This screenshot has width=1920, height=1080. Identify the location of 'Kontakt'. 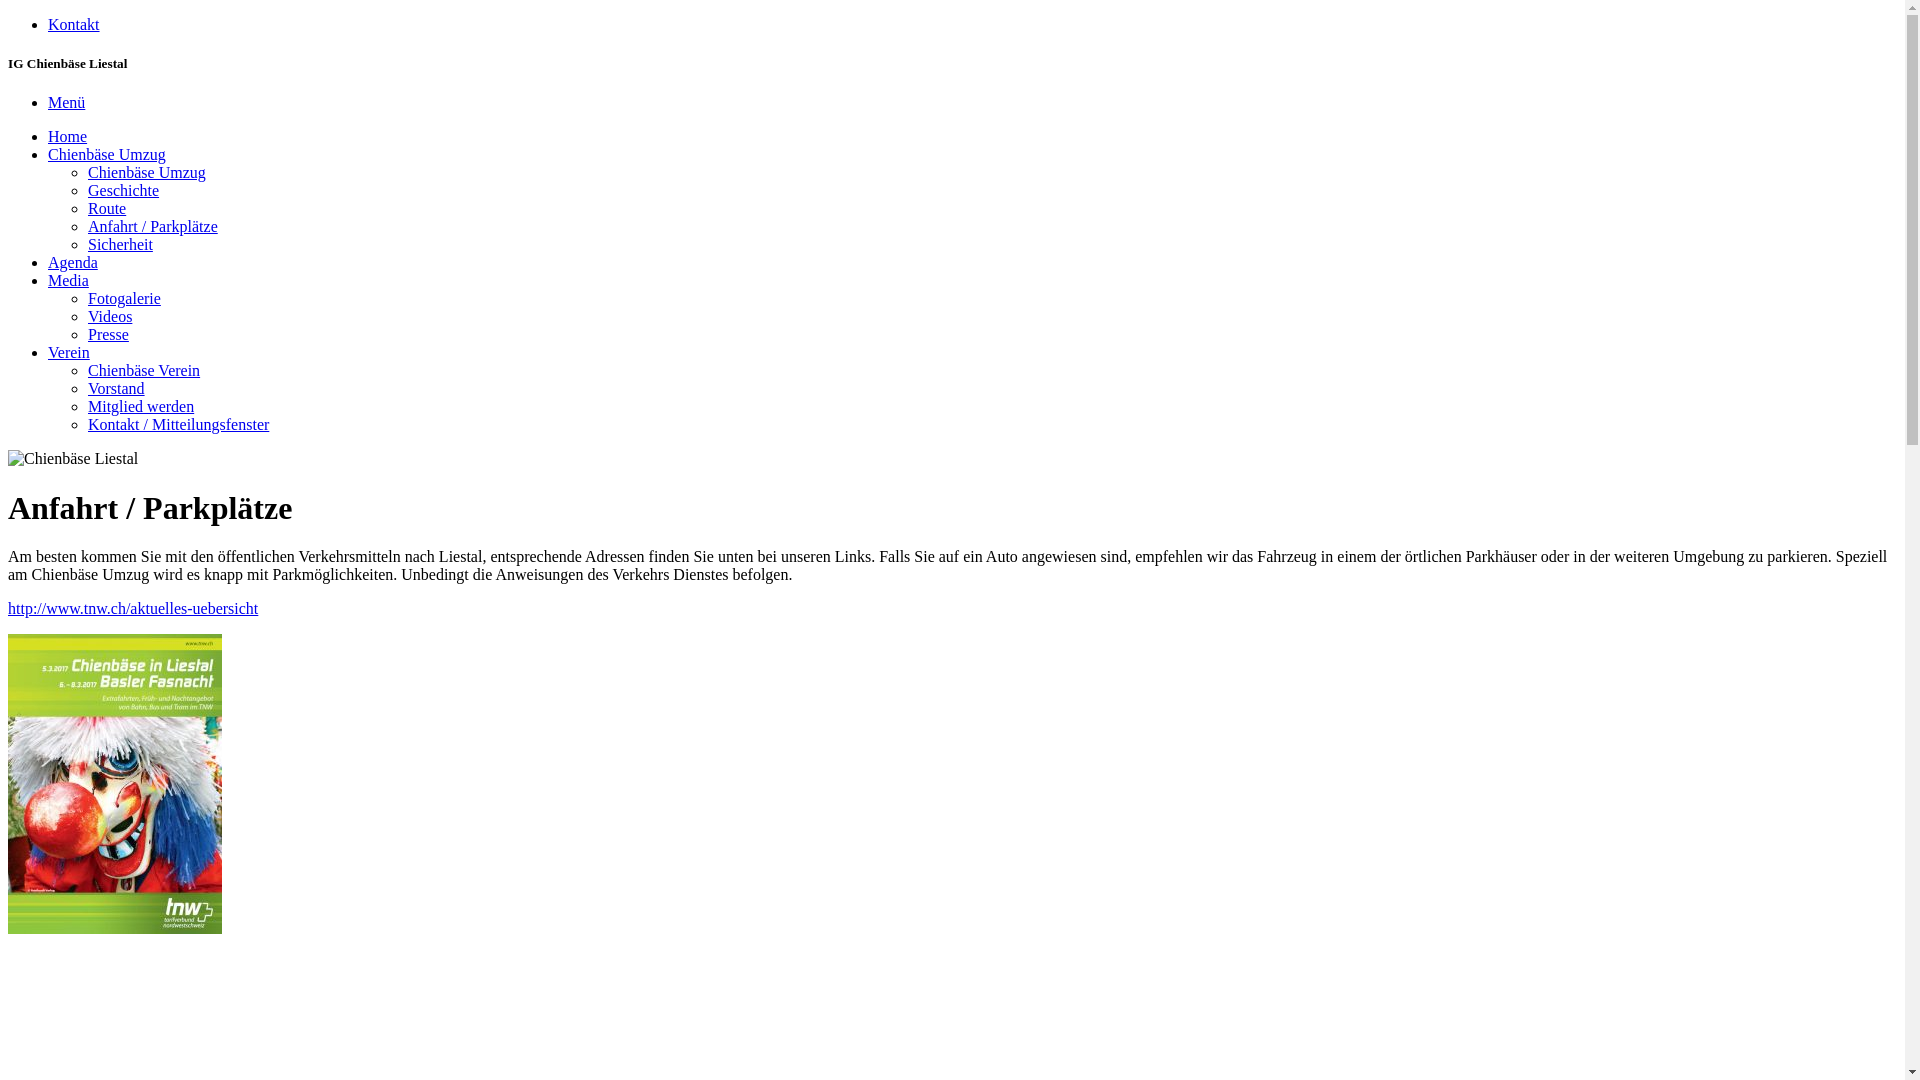
(73, 24).